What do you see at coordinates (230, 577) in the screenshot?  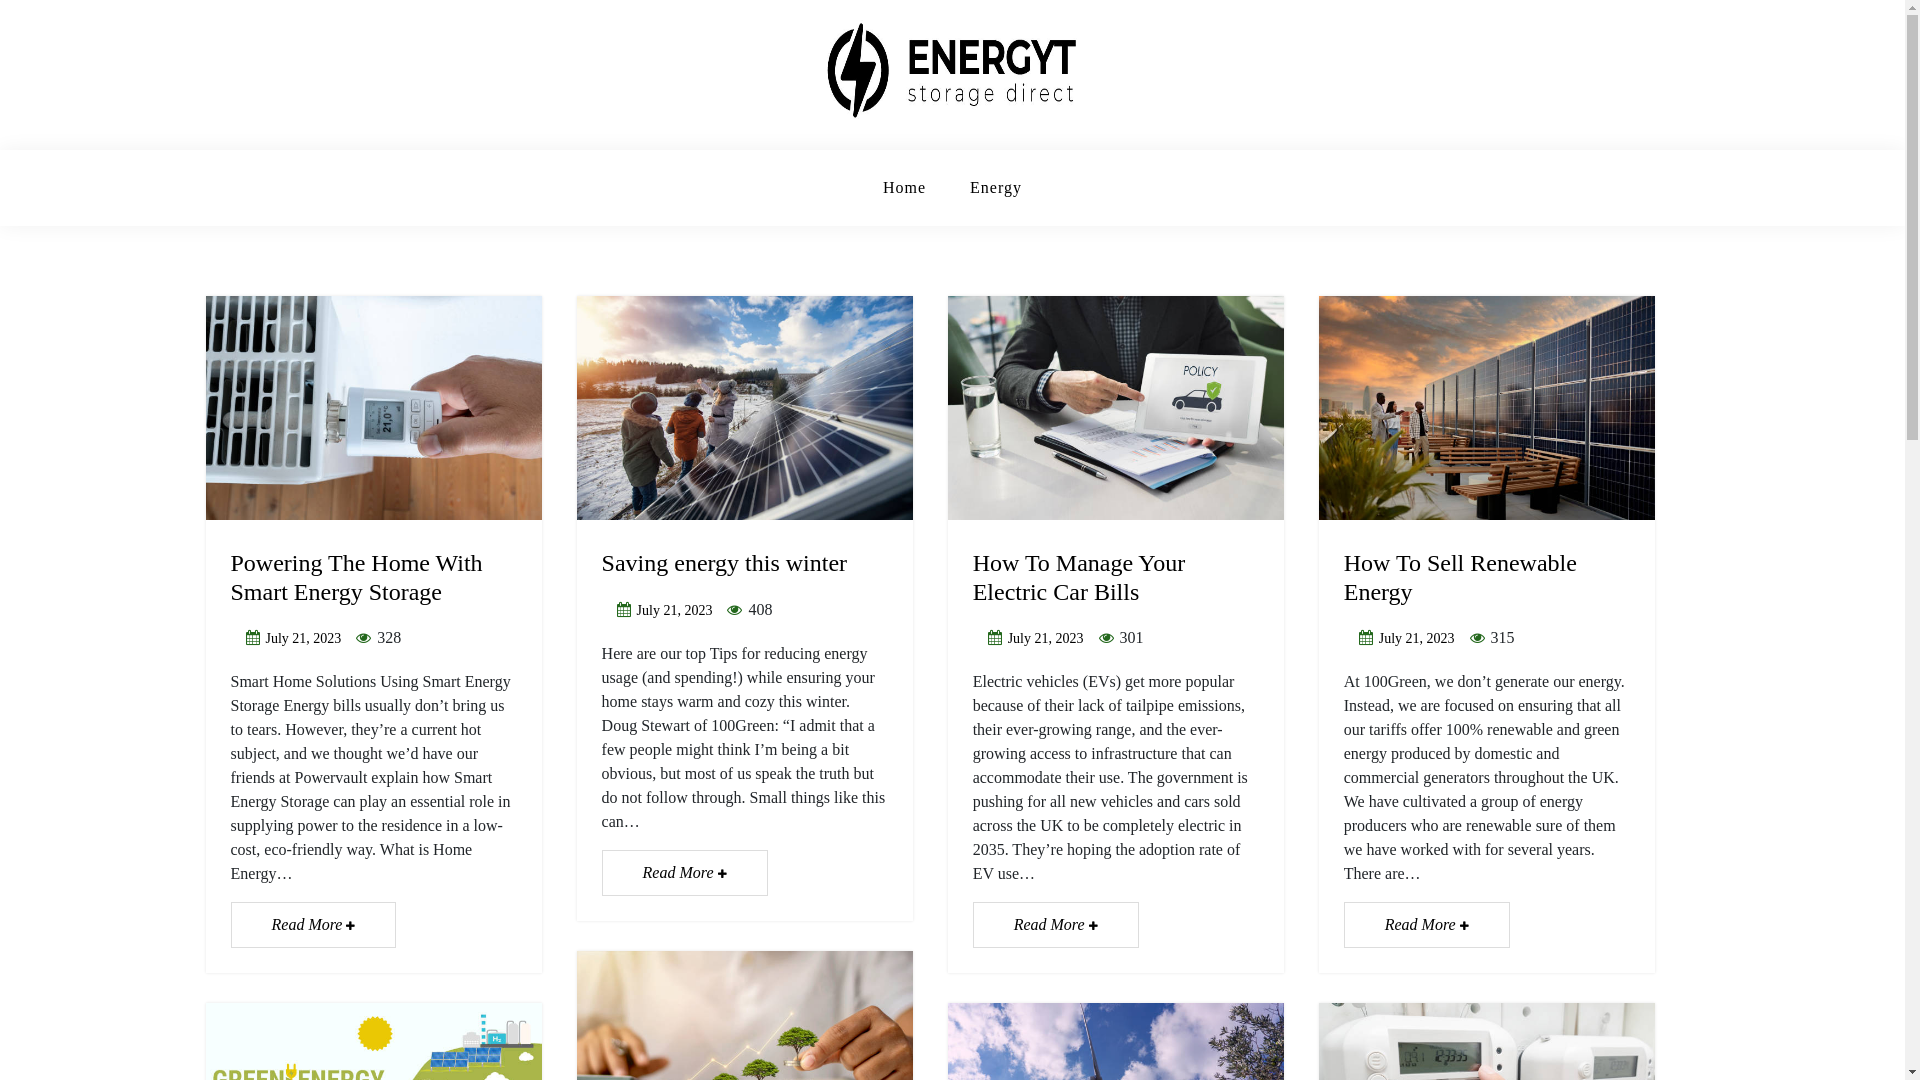 I see `'Powering The Home With Smart Energy Storage'` at bounding box center [230, 577].